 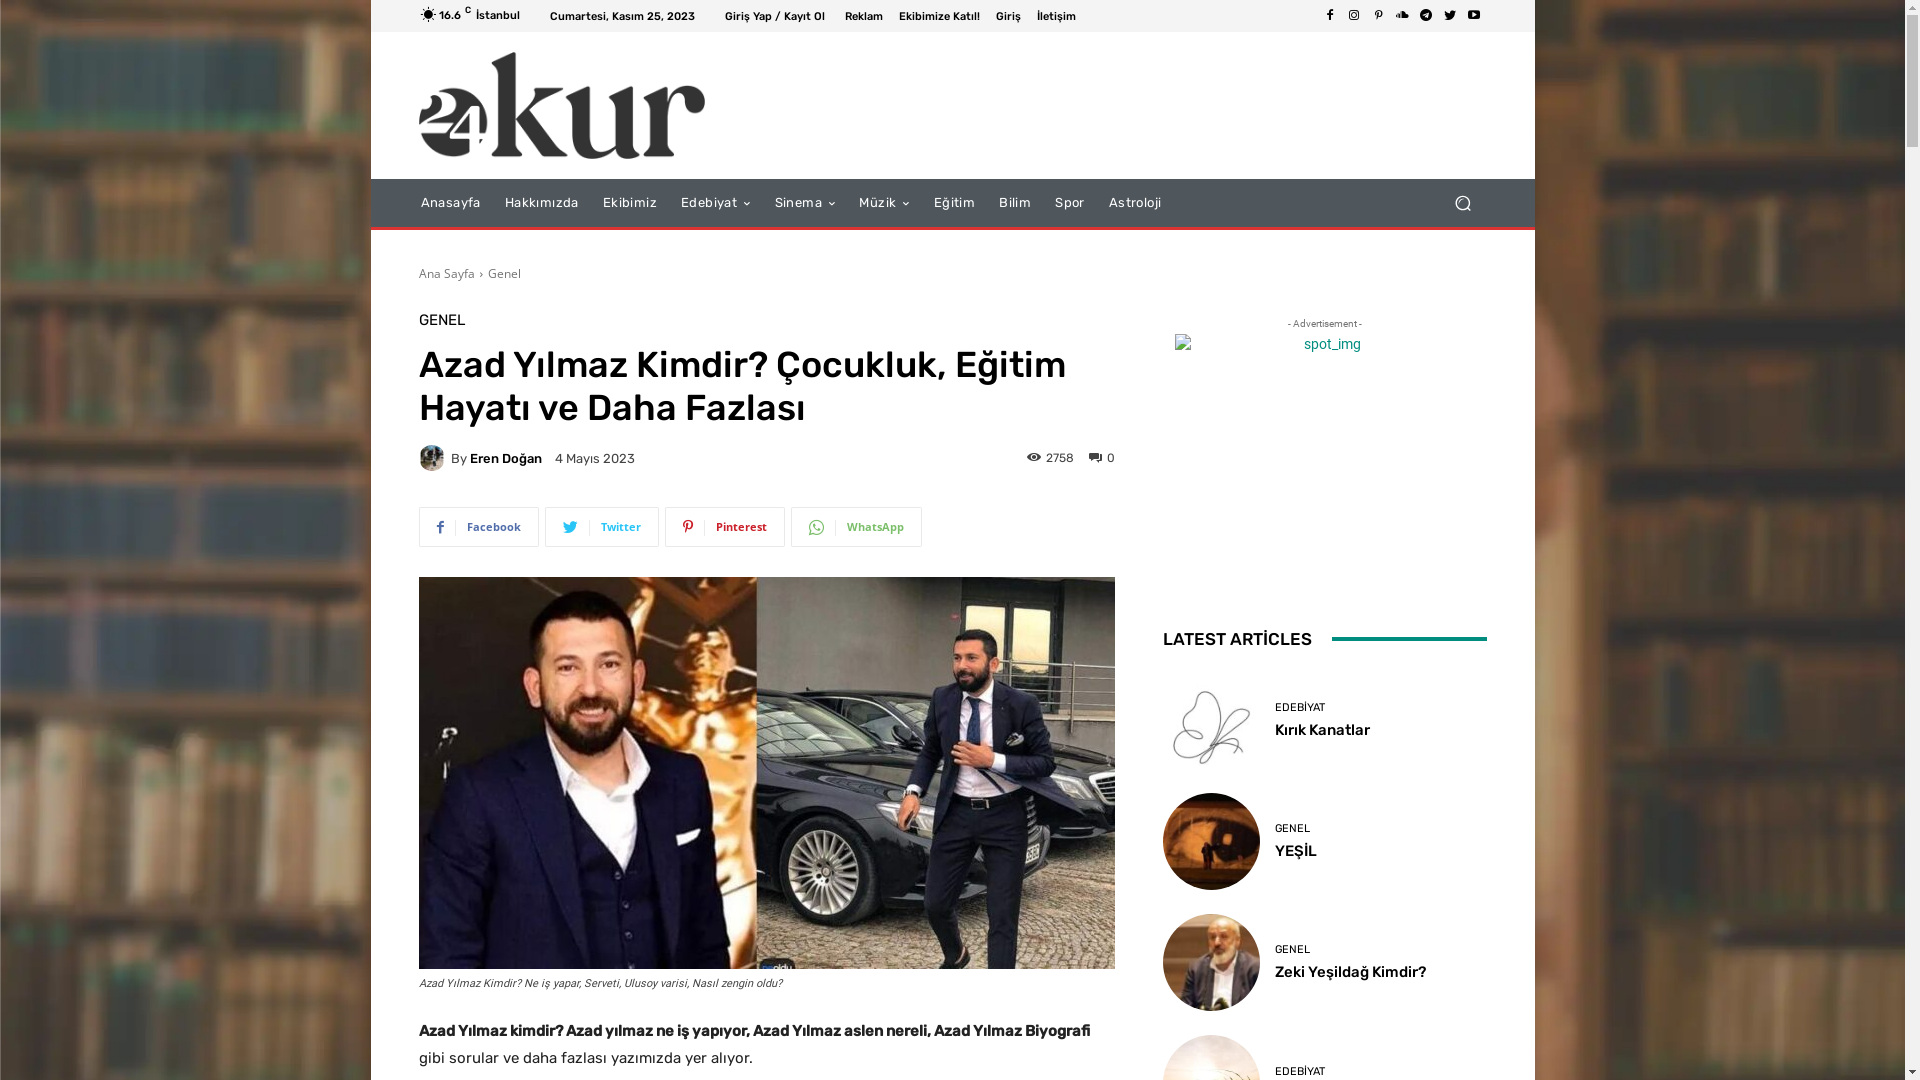 I want to click on 'Edebiyat', so click(x=715, y=203).